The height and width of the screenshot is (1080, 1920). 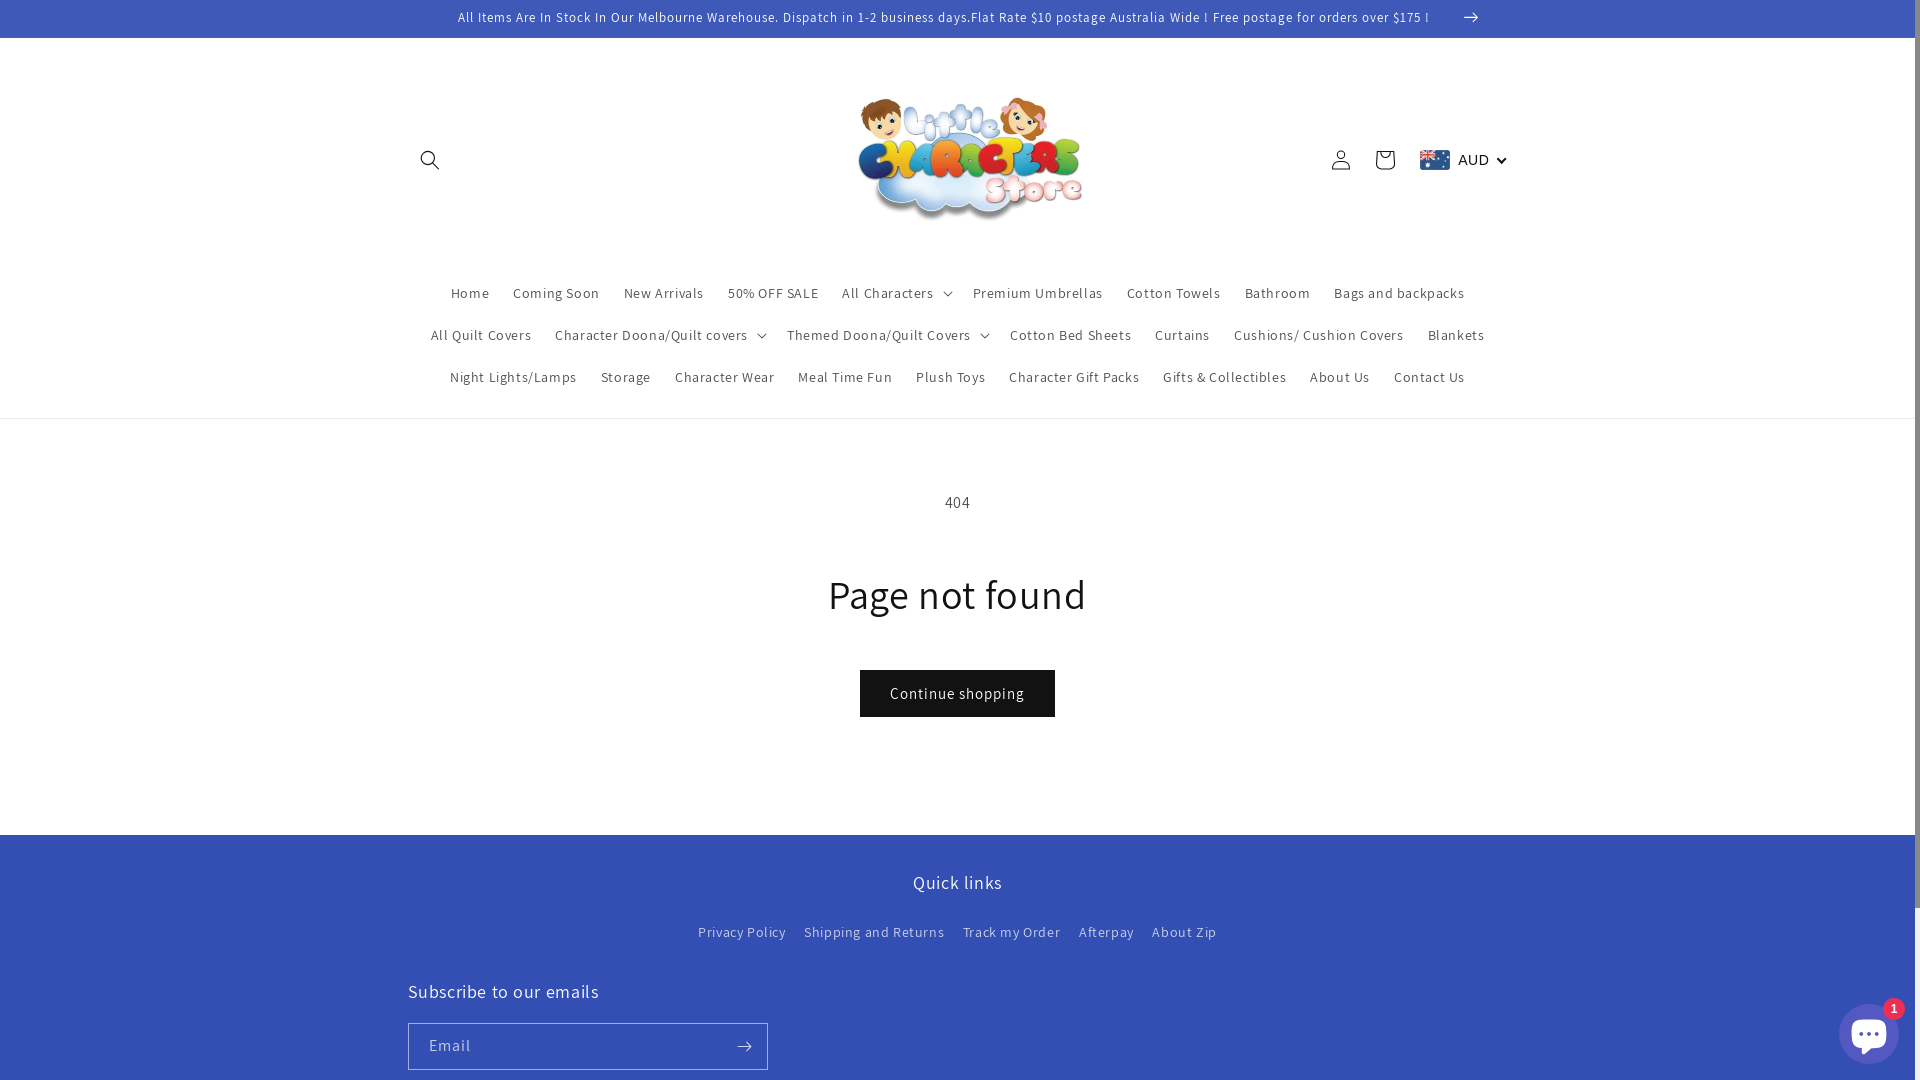 What do you see at coordinates (1223, 377) in the screenshot?
I see `'Gifts & Collectibles'` at bounding box center [1223, 377].